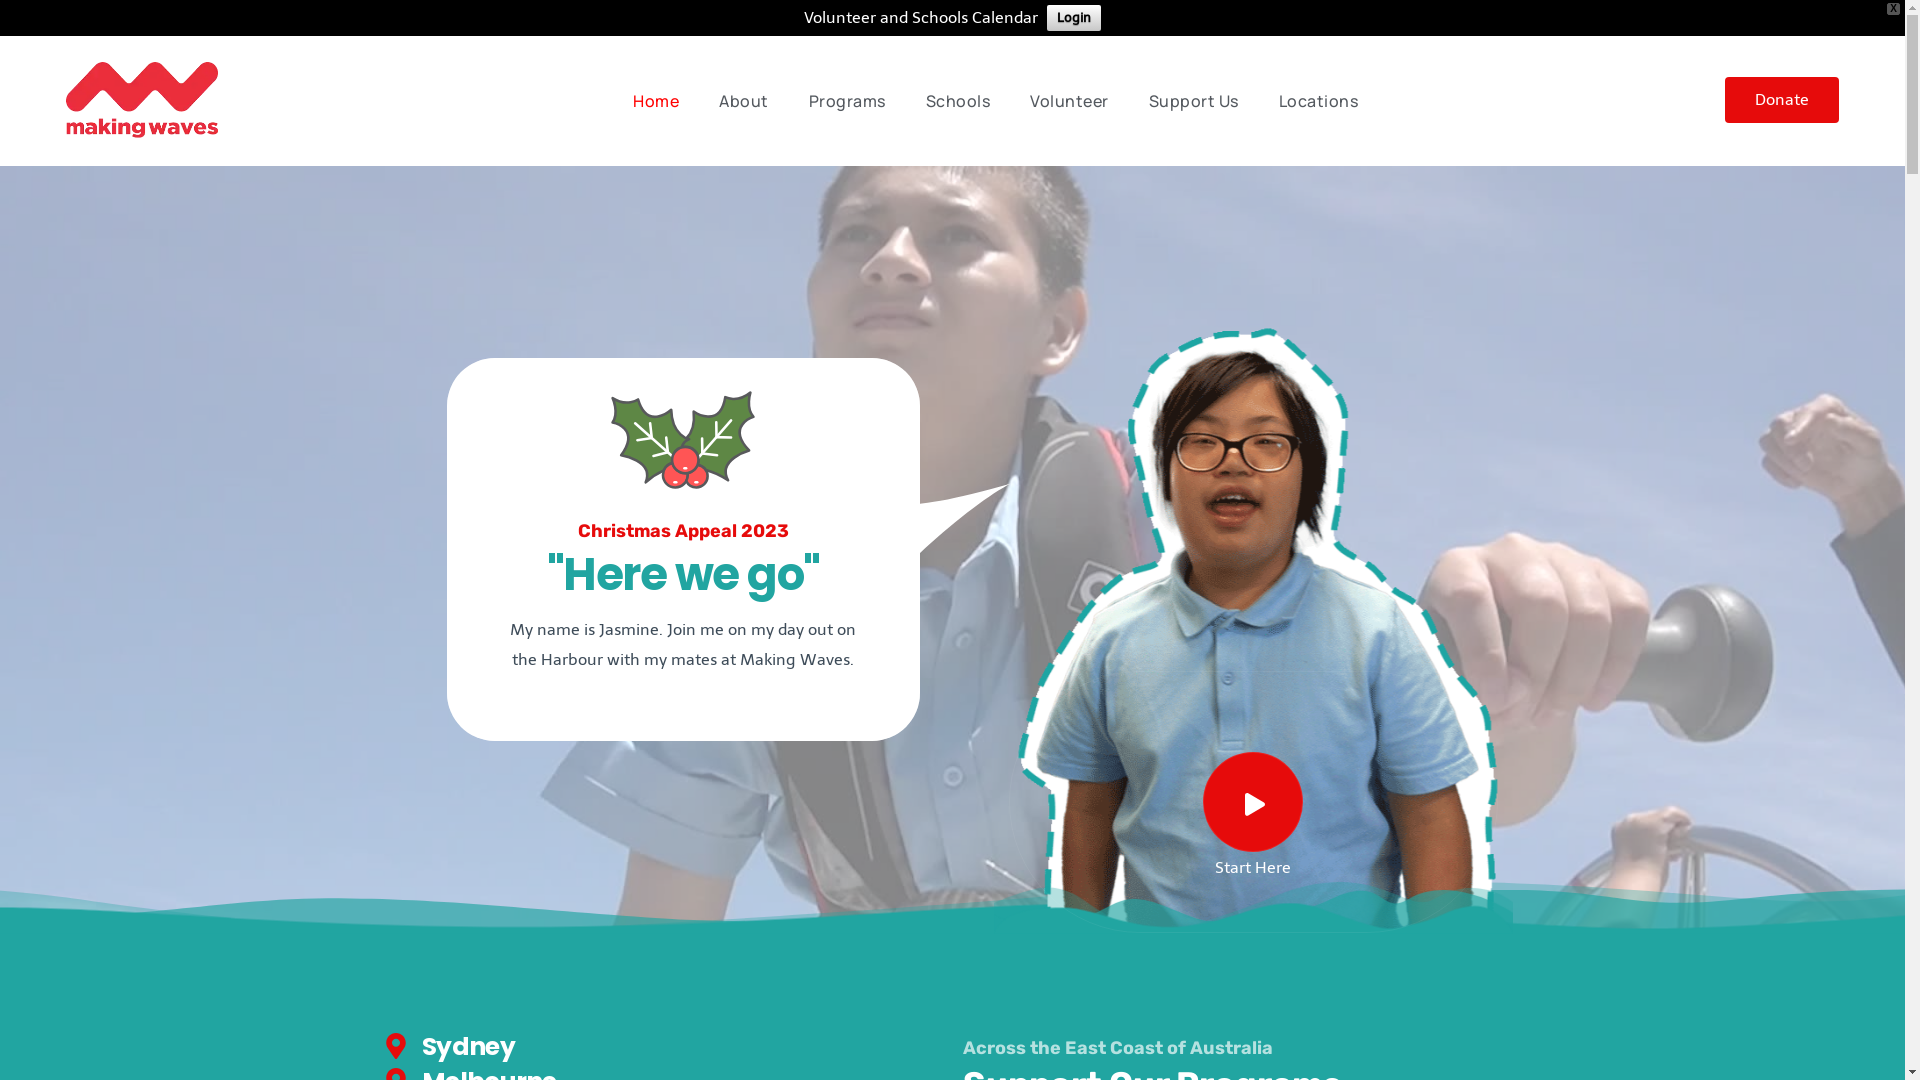  Describe the element at coordinates (1073, 18) in the screenshot. I see `'Login'` at that location.